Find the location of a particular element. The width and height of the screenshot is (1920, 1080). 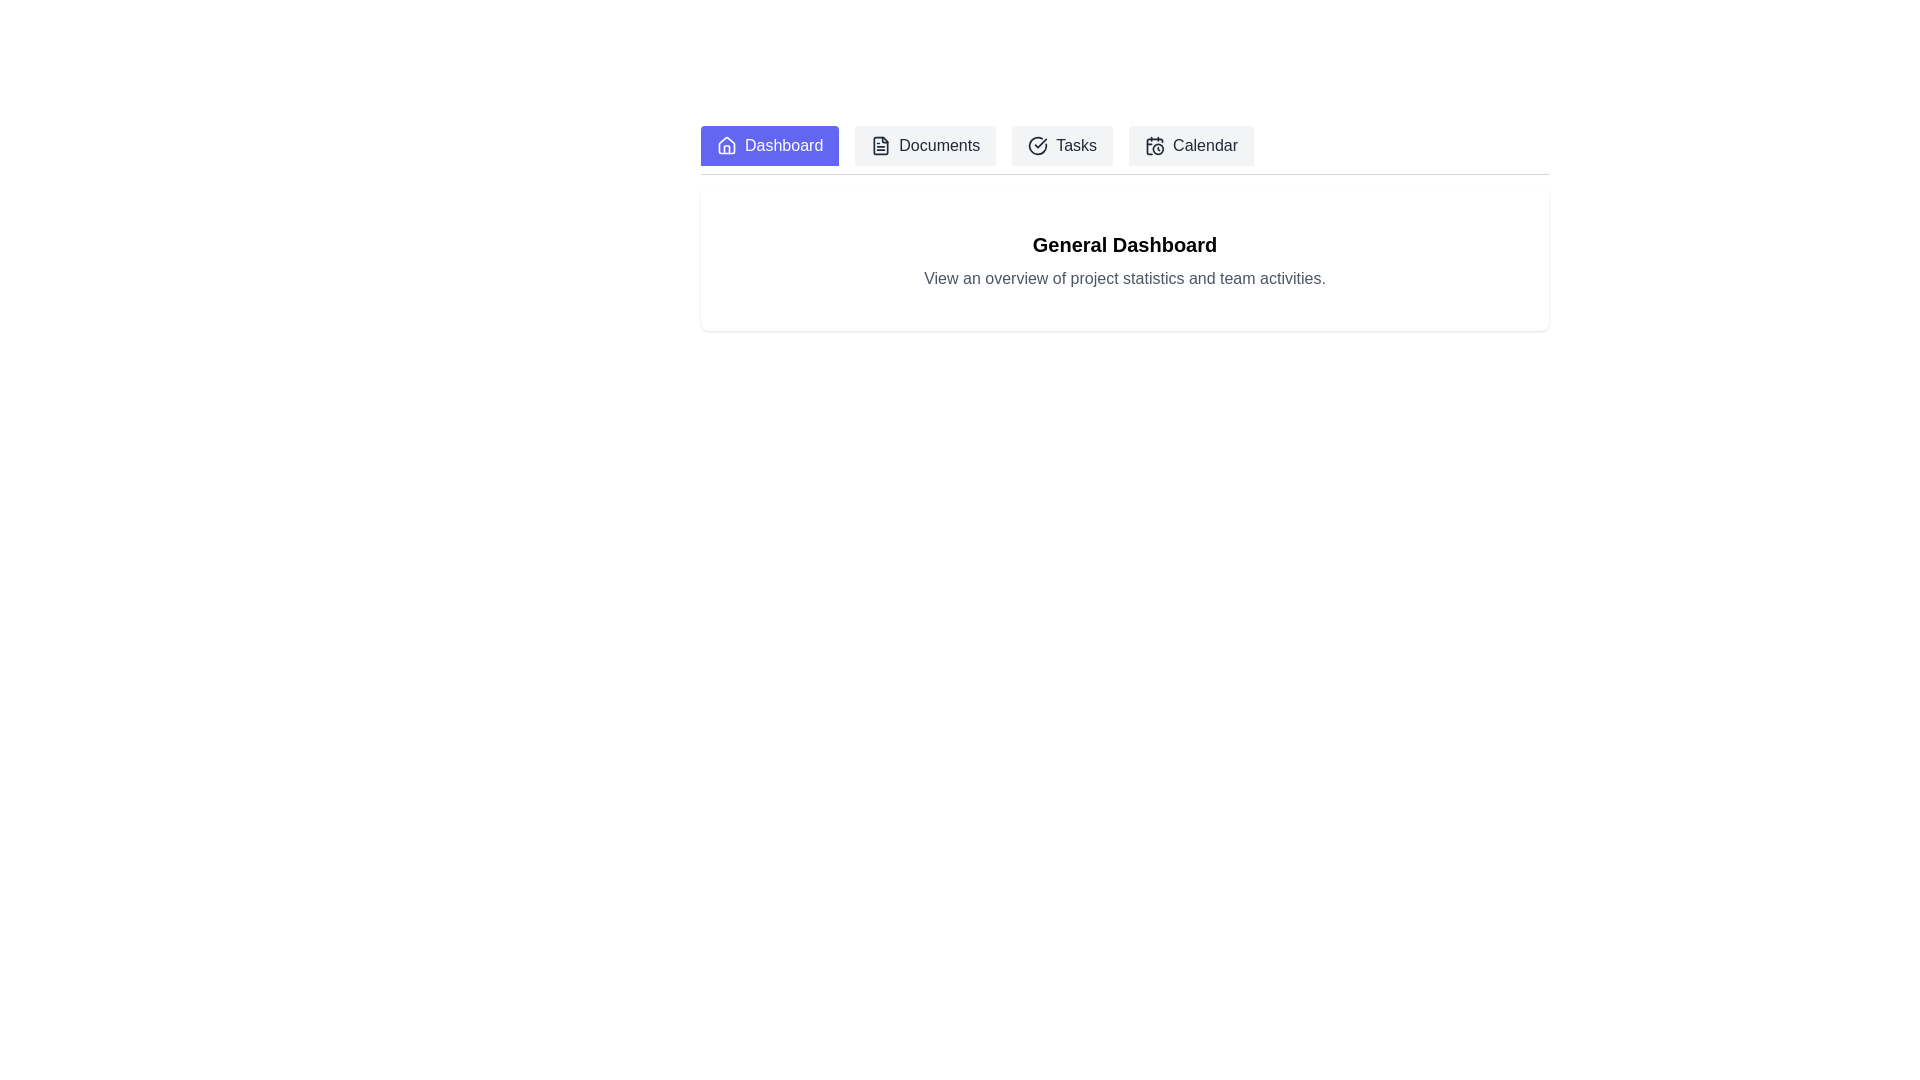

the Navigation bar tab located at the top-center of the interface for visual feedback is located at coordinates (1124, 149).